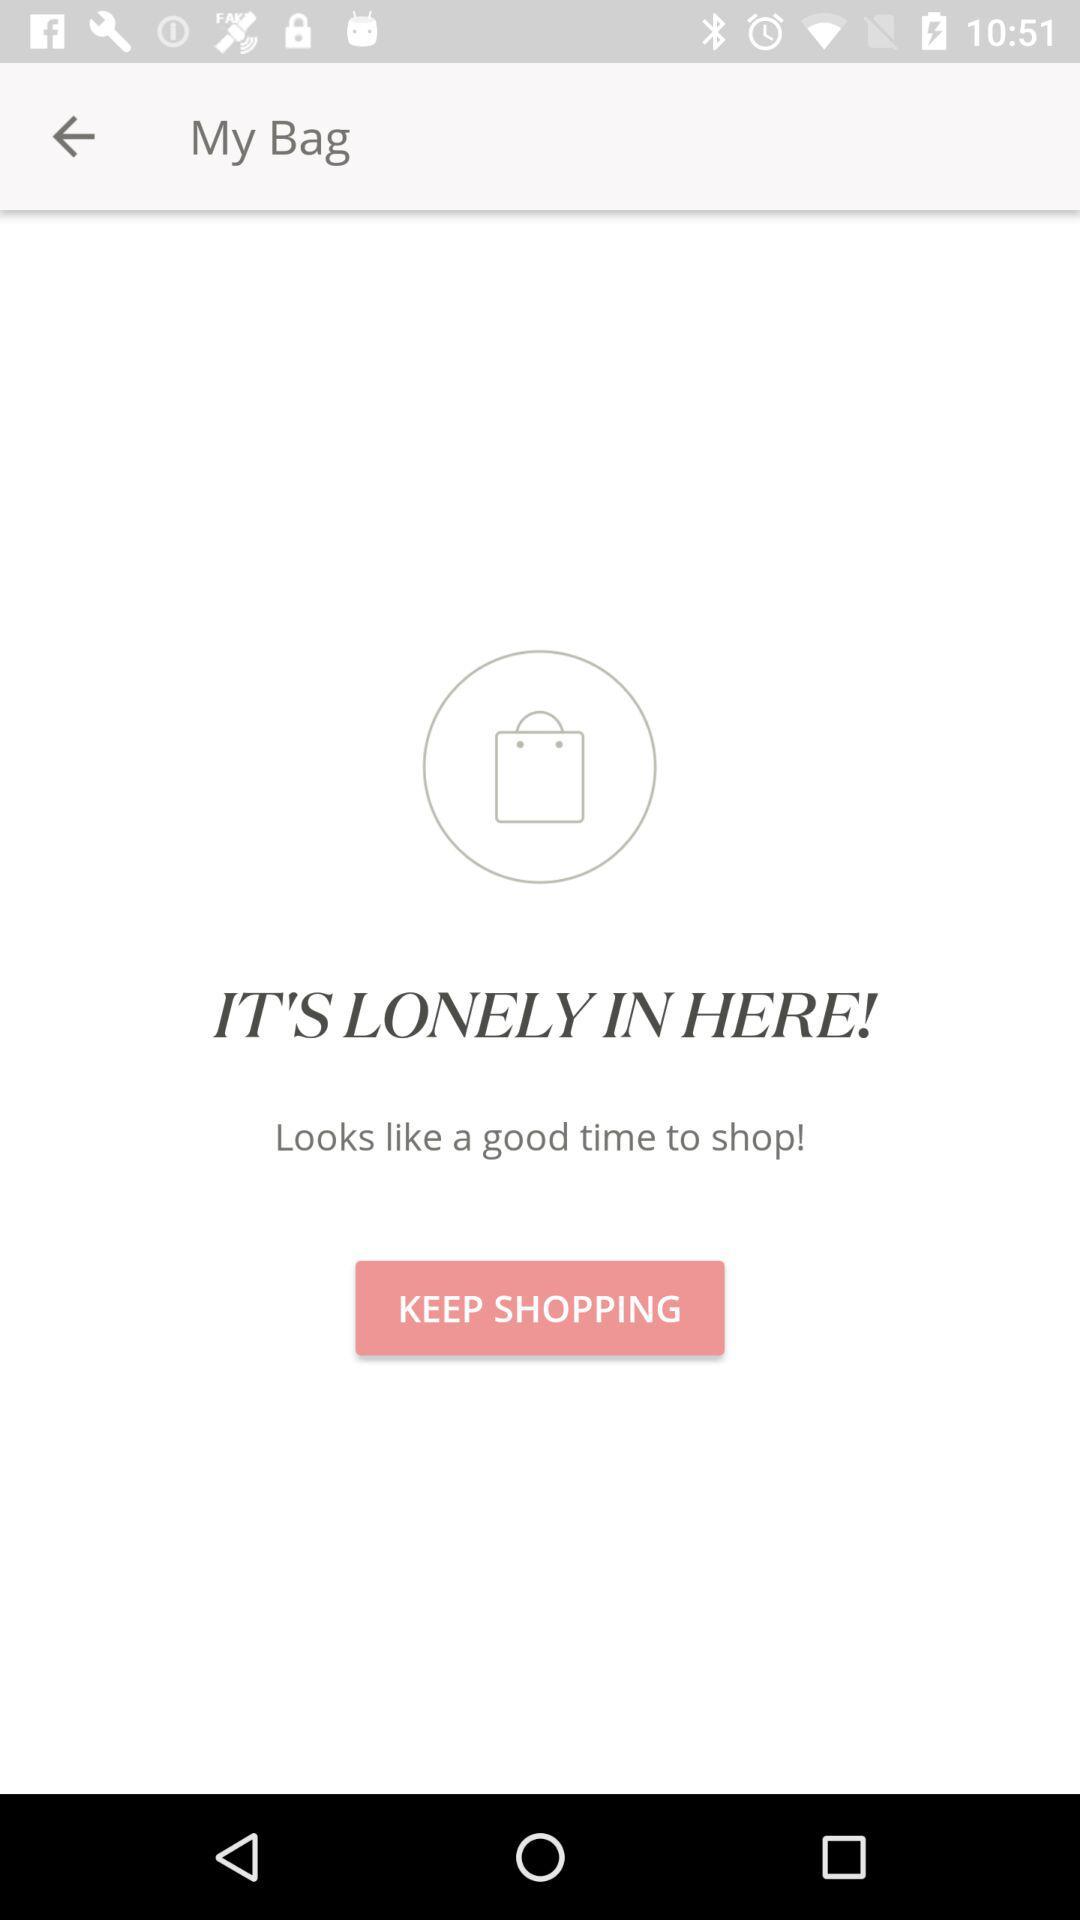 The image size is (1080, 1920). I want to click on icon to the left of my bag item, so click(72, 135).